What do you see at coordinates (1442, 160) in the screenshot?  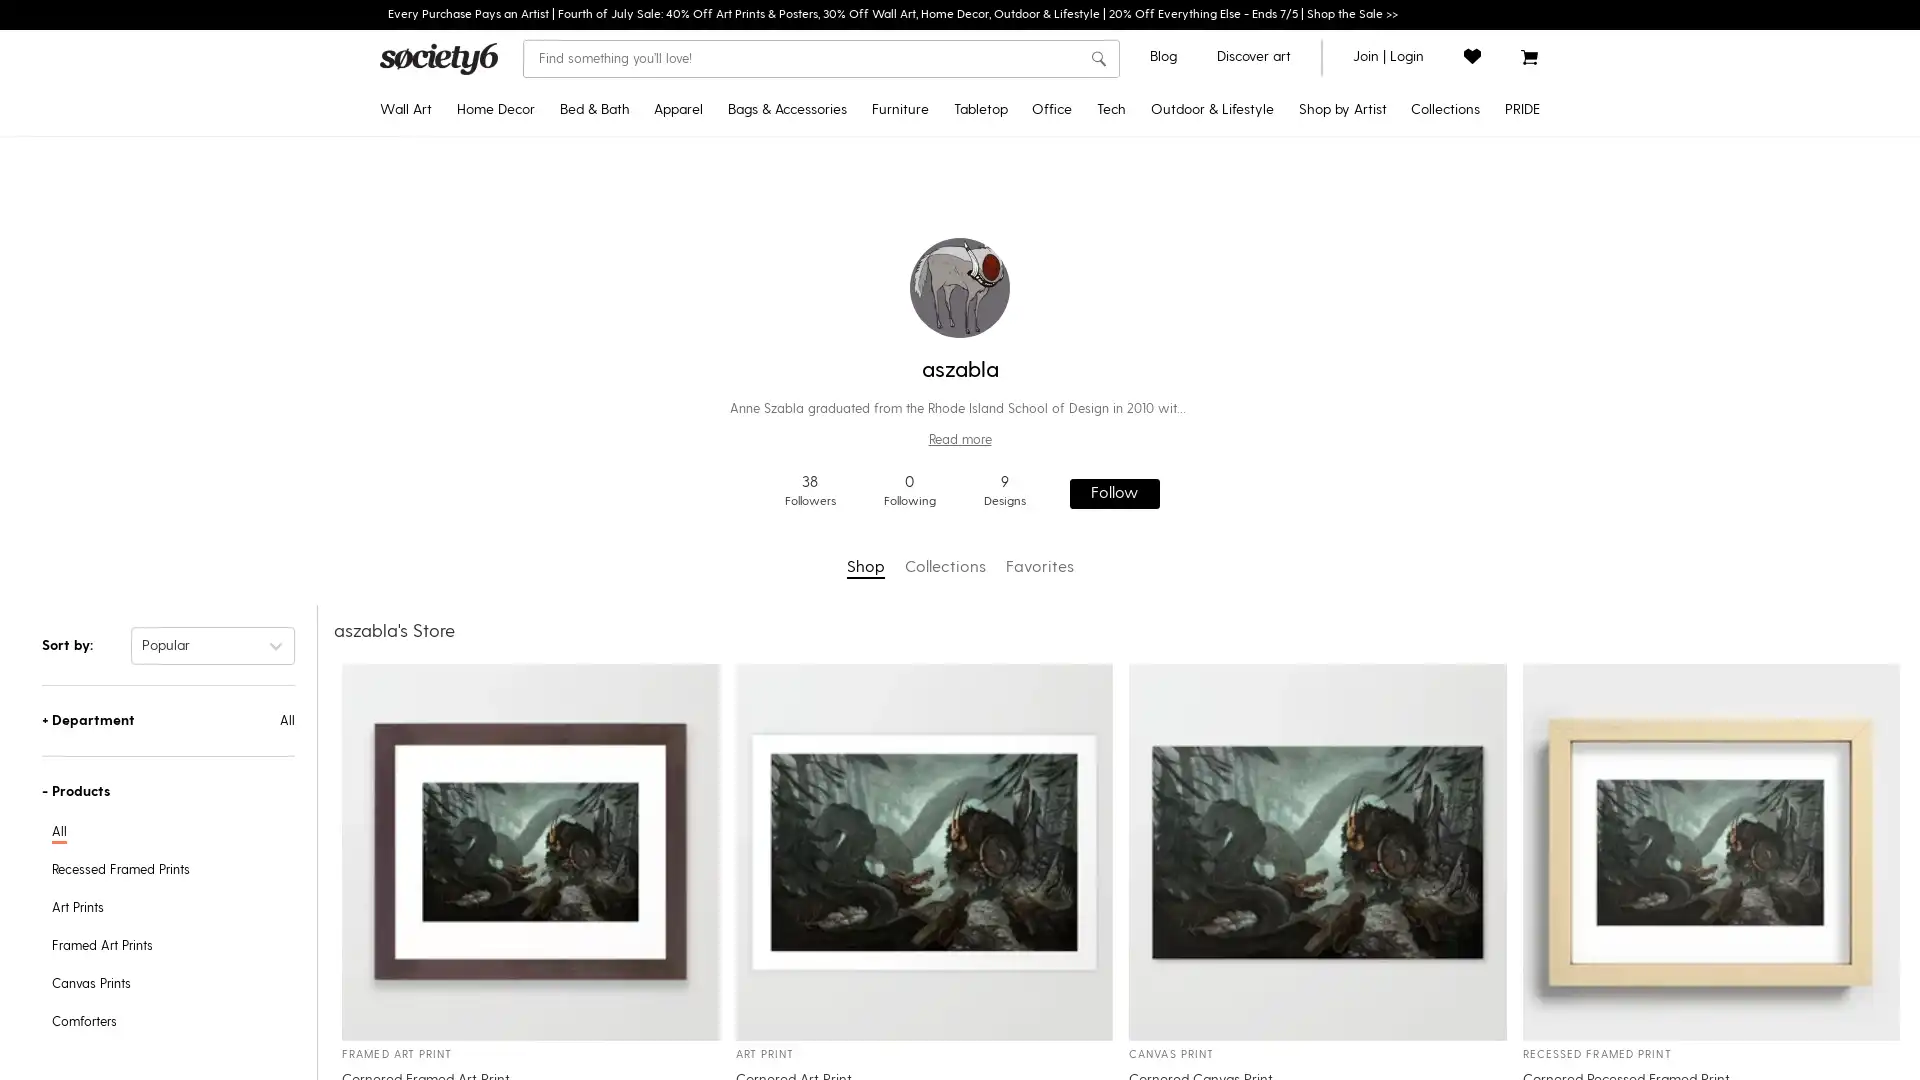 I see `Celebrate Pride Month` at bounding box center [1442, 160].